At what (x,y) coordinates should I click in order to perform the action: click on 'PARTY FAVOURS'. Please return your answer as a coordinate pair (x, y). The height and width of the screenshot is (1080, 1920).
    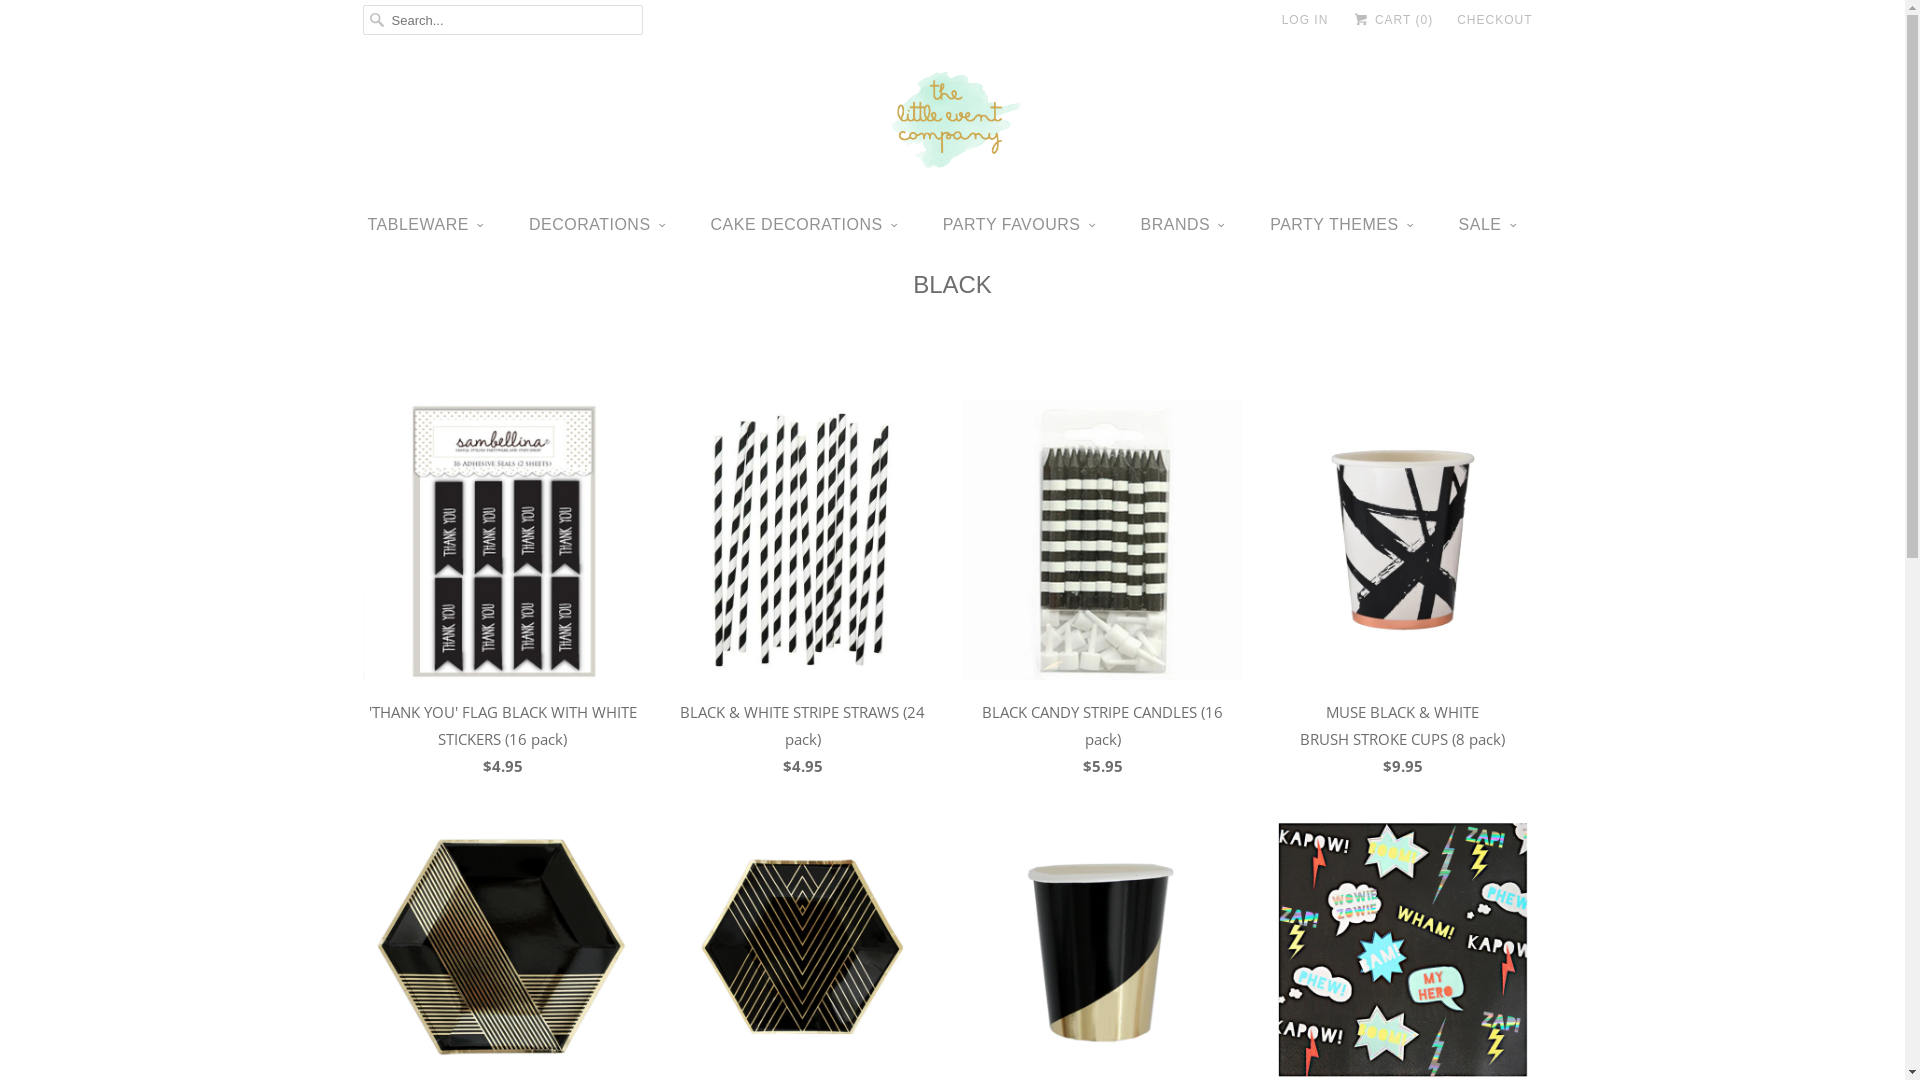
    Looking at the image, I should click on (1019, 225).